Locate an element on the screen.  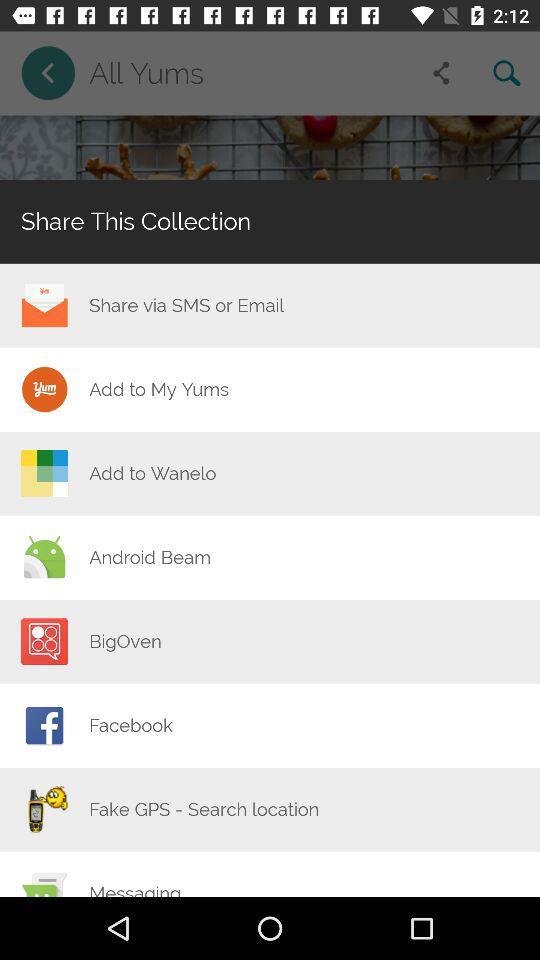
the icon above fake gps search icon is located at coordinates (131, 724).